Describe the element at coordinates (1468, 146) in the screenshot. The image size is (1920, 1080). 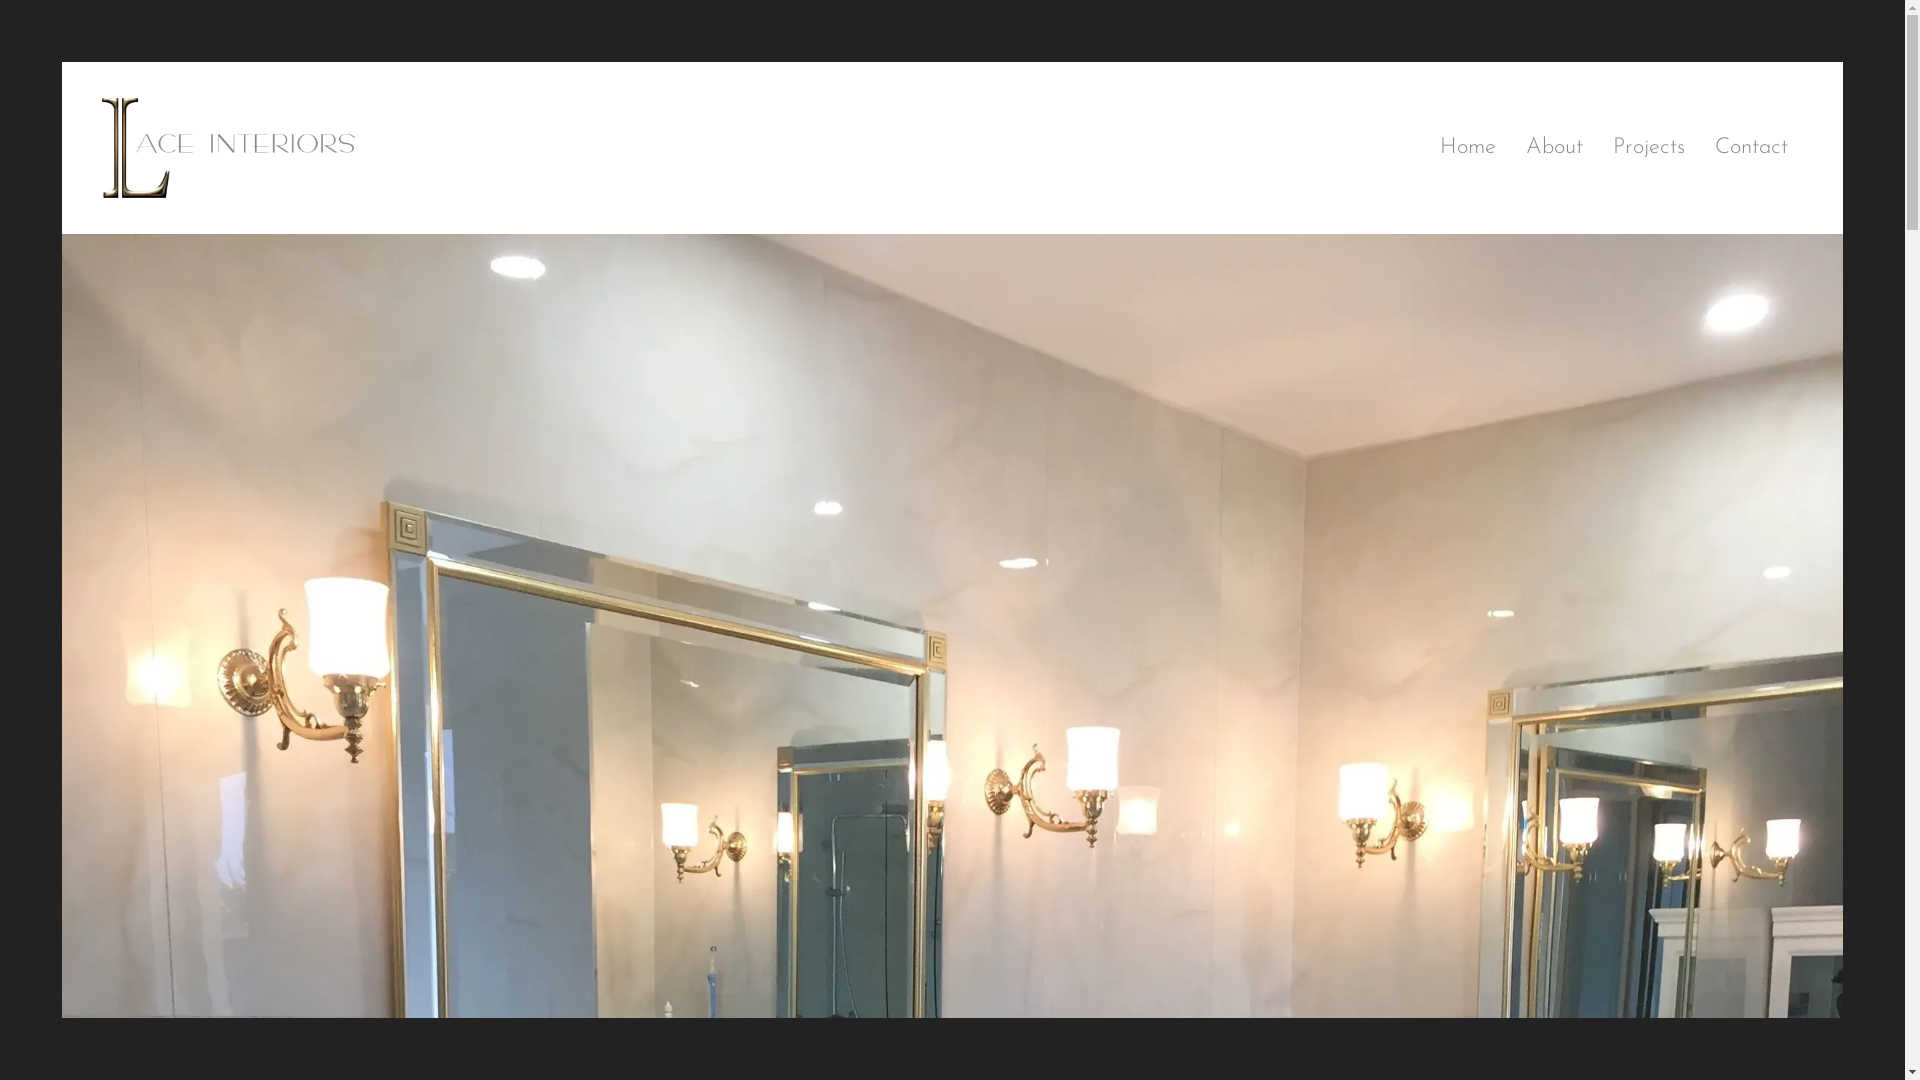
I see `'Home'` at that location.